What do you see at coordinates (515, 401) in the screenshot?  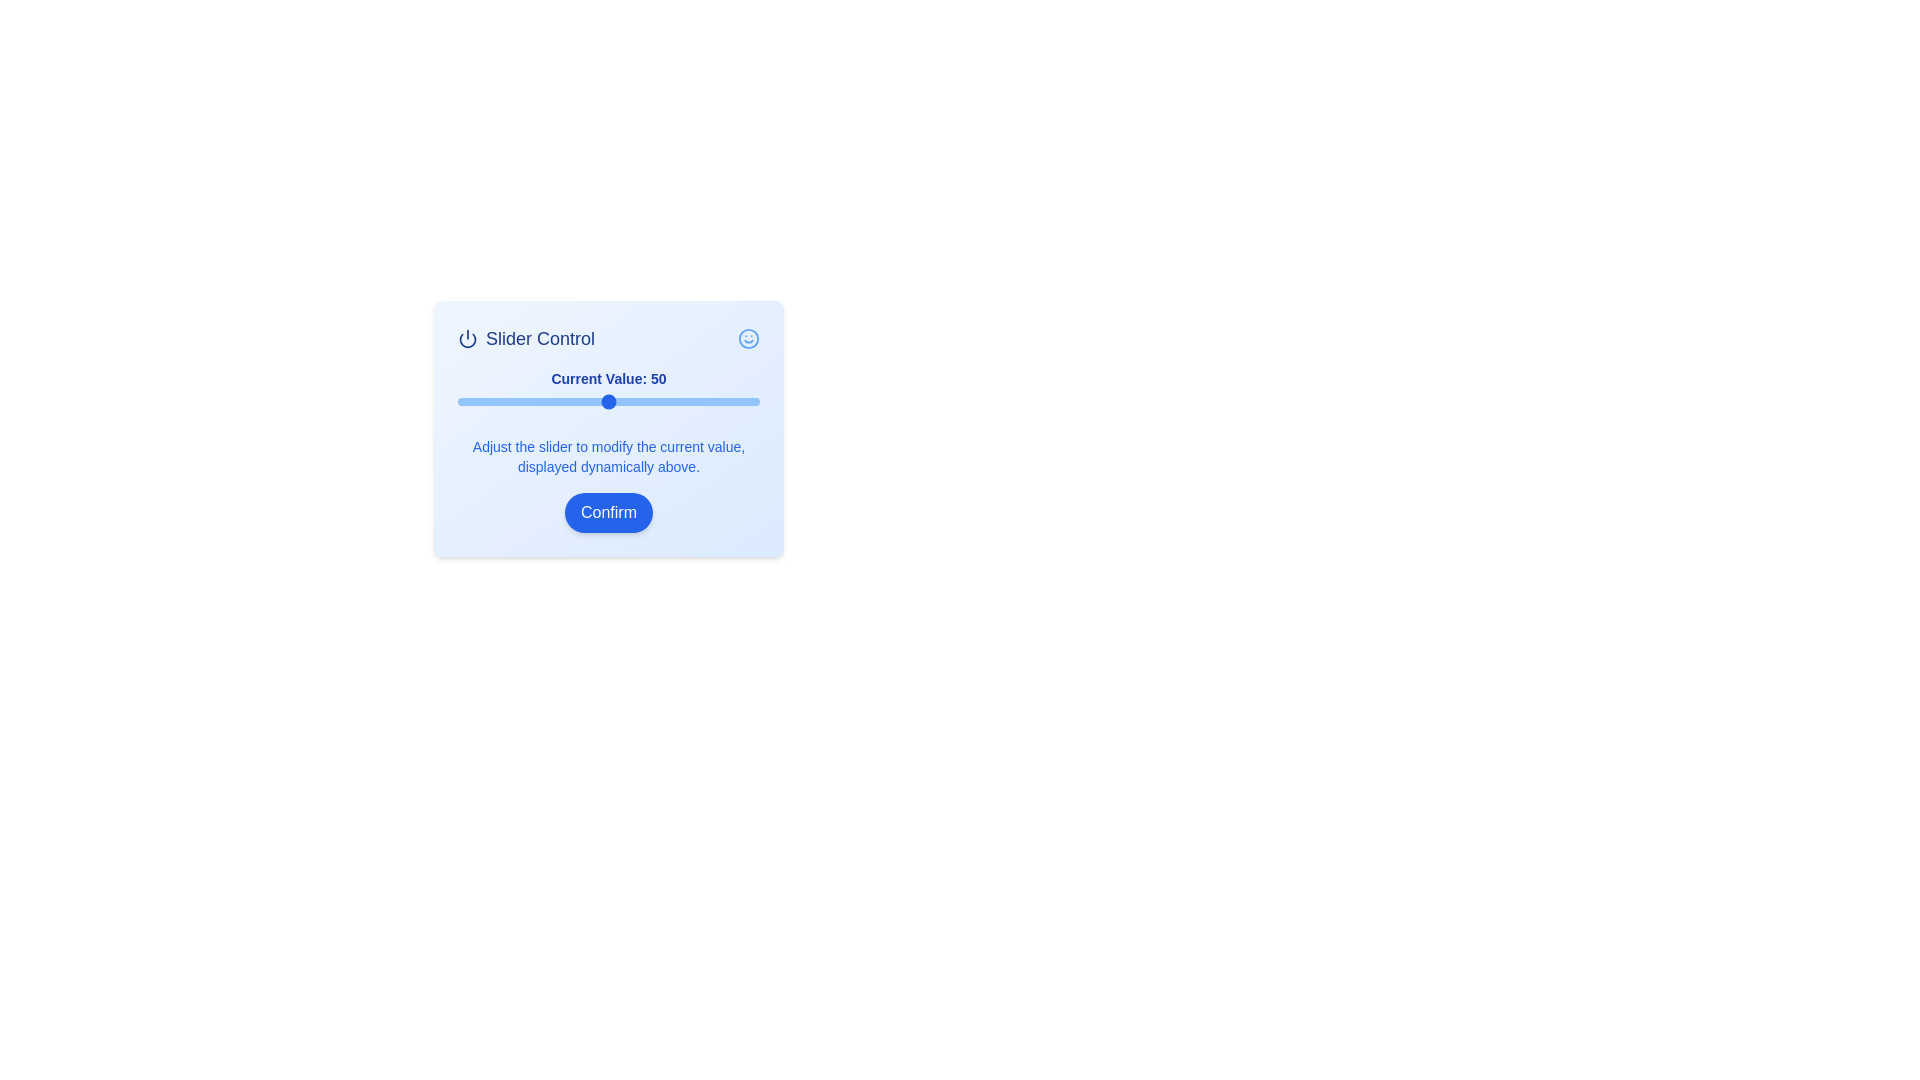 I see `the slider value` at bounding box center [515, 401].